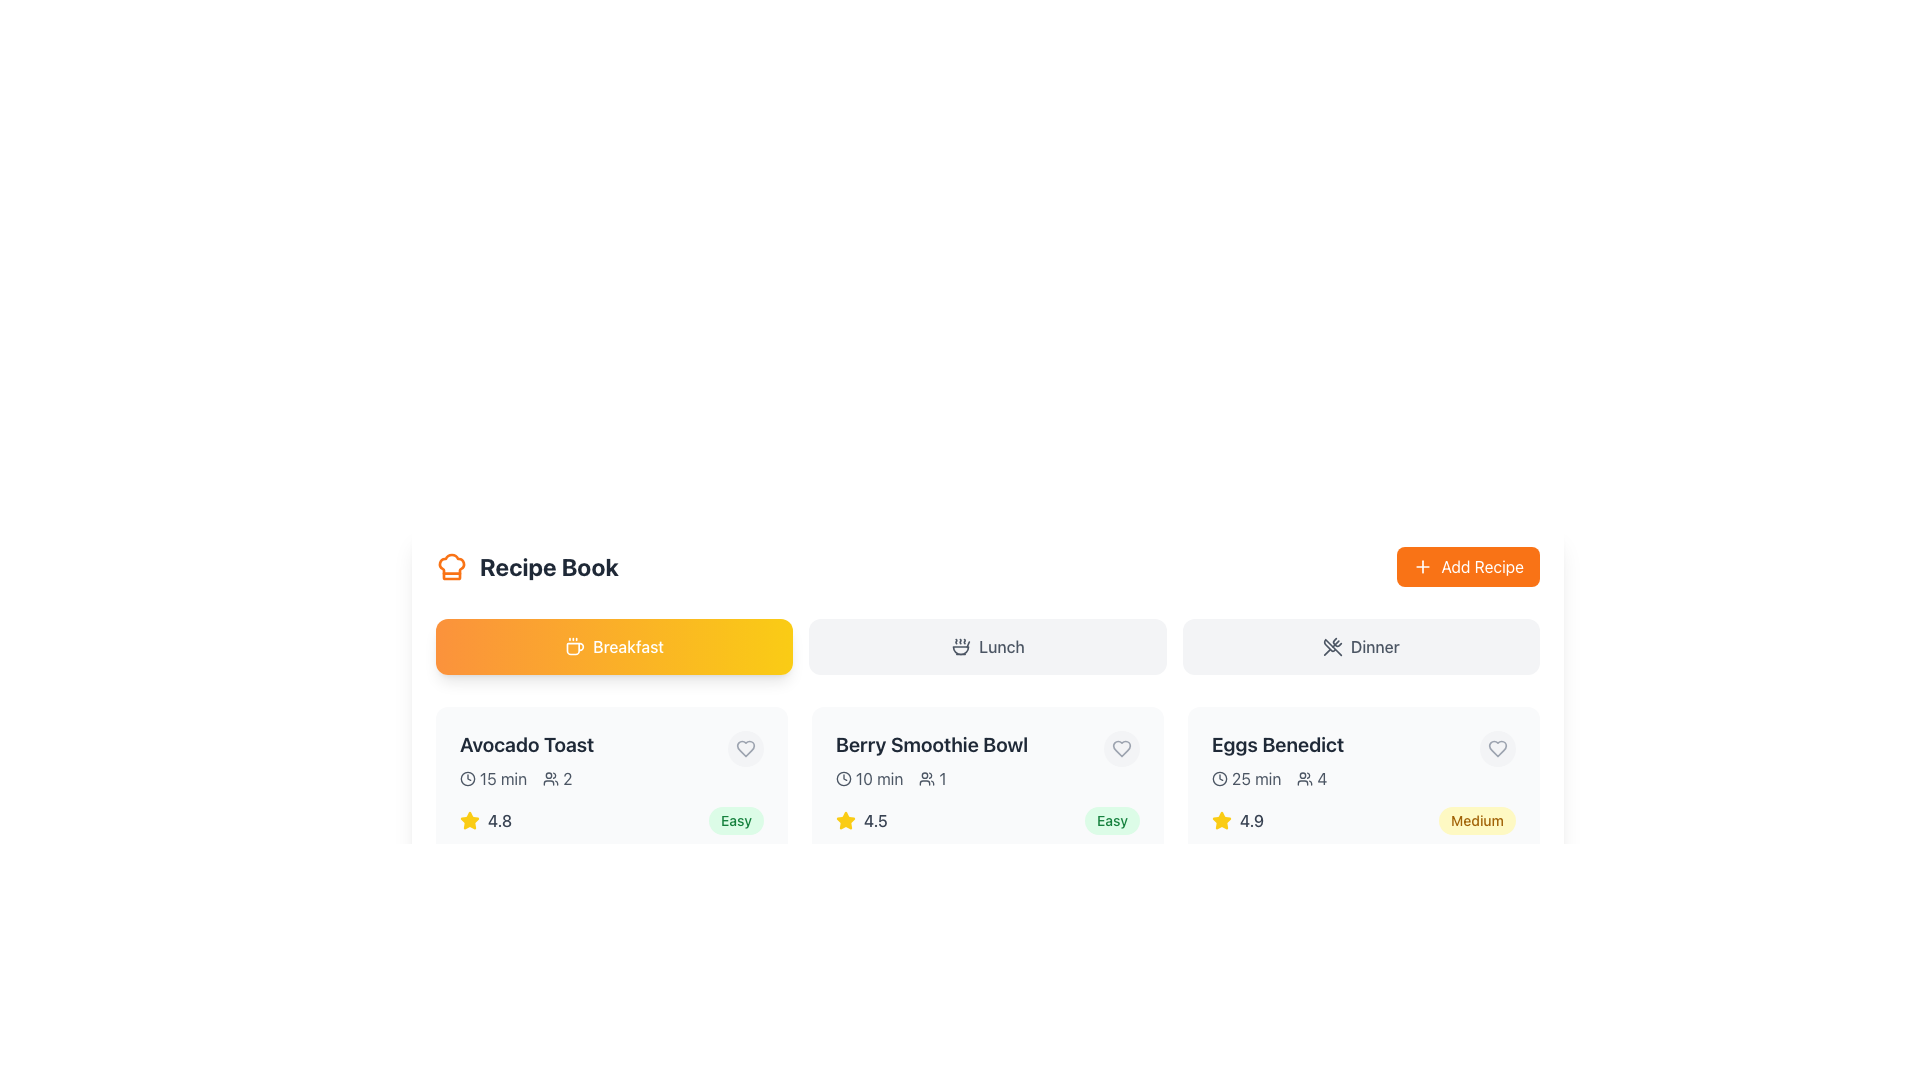 The width and height of the screenshot is (1920, 1080). Describe the element at coordinates (930, 760) in the screenshot. I see `the recipe display element located in the card below the 'Breakfast' section header, specifically the second card from the left between 'Avocado Toast' and 'Eggs Benedict'` at that location.